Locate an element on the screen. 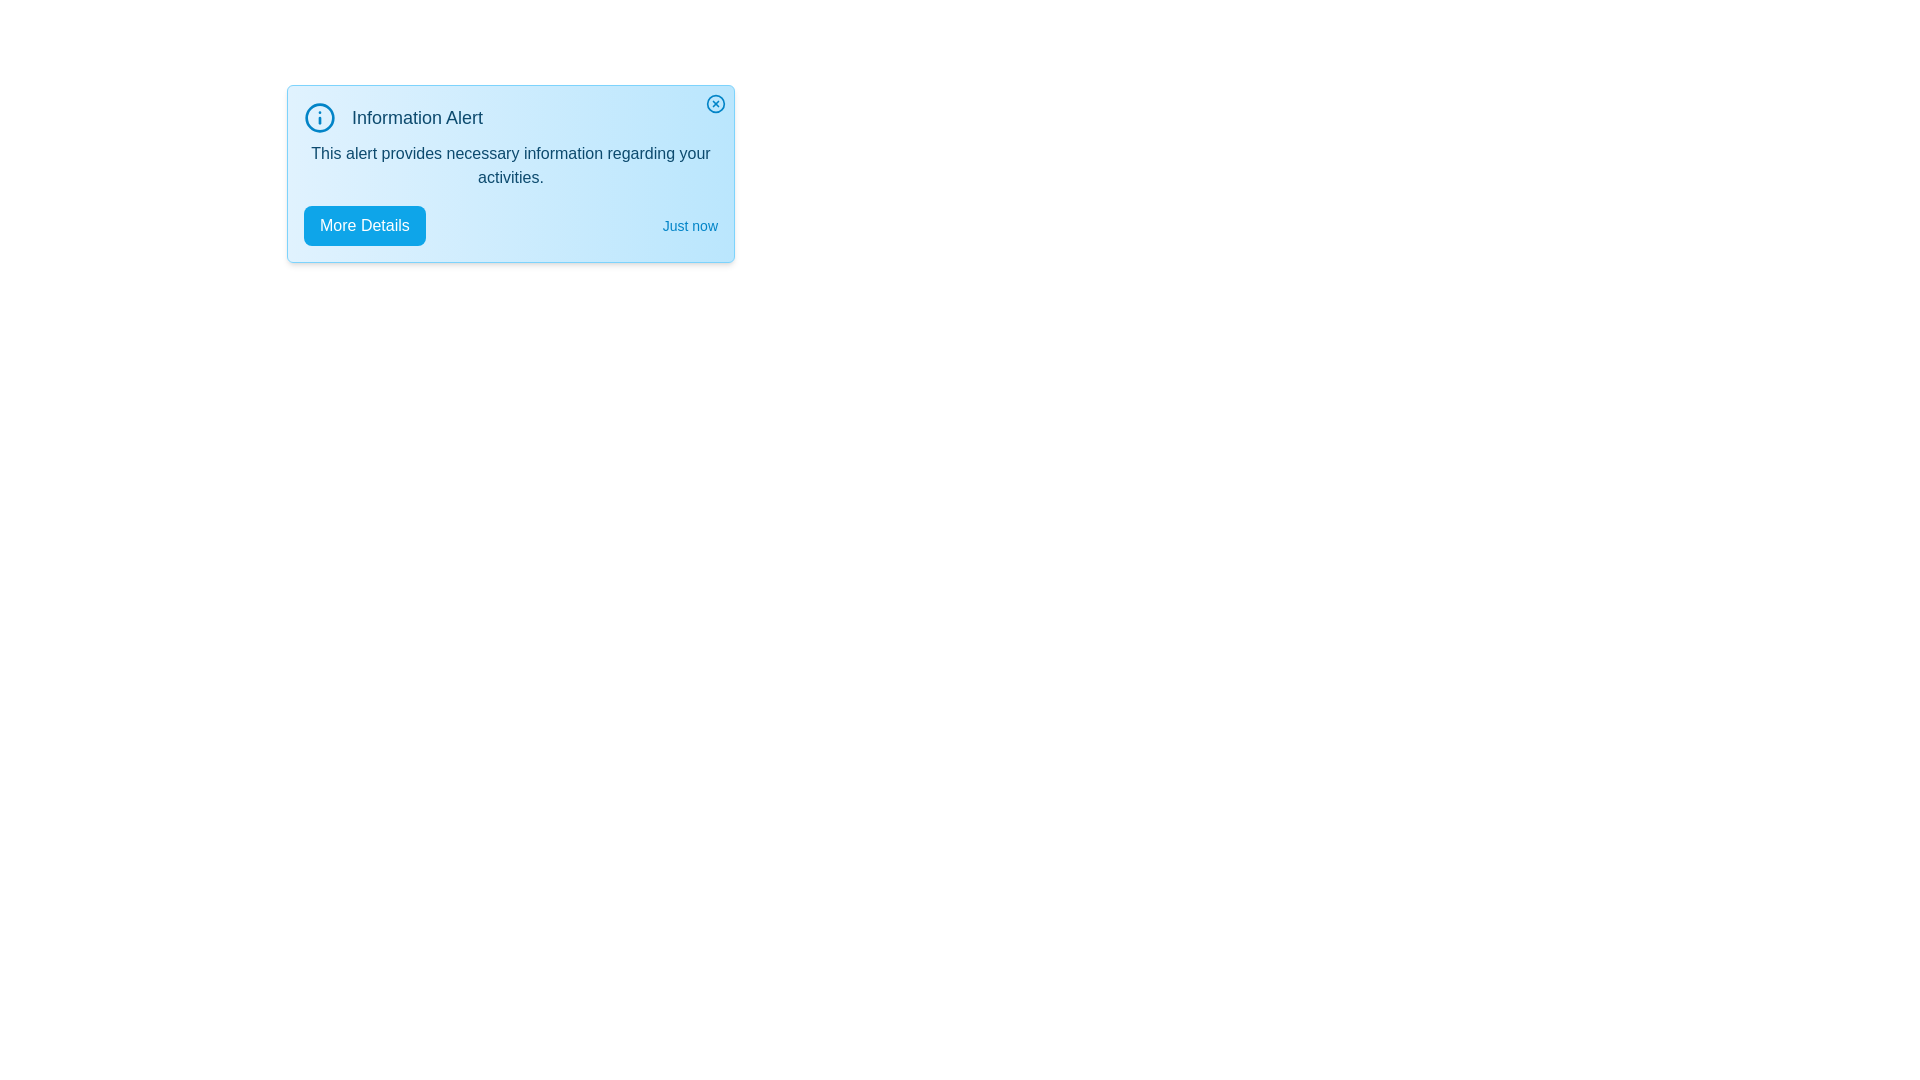  the timestamp element to observe its content is located at coordinates (690, 225).